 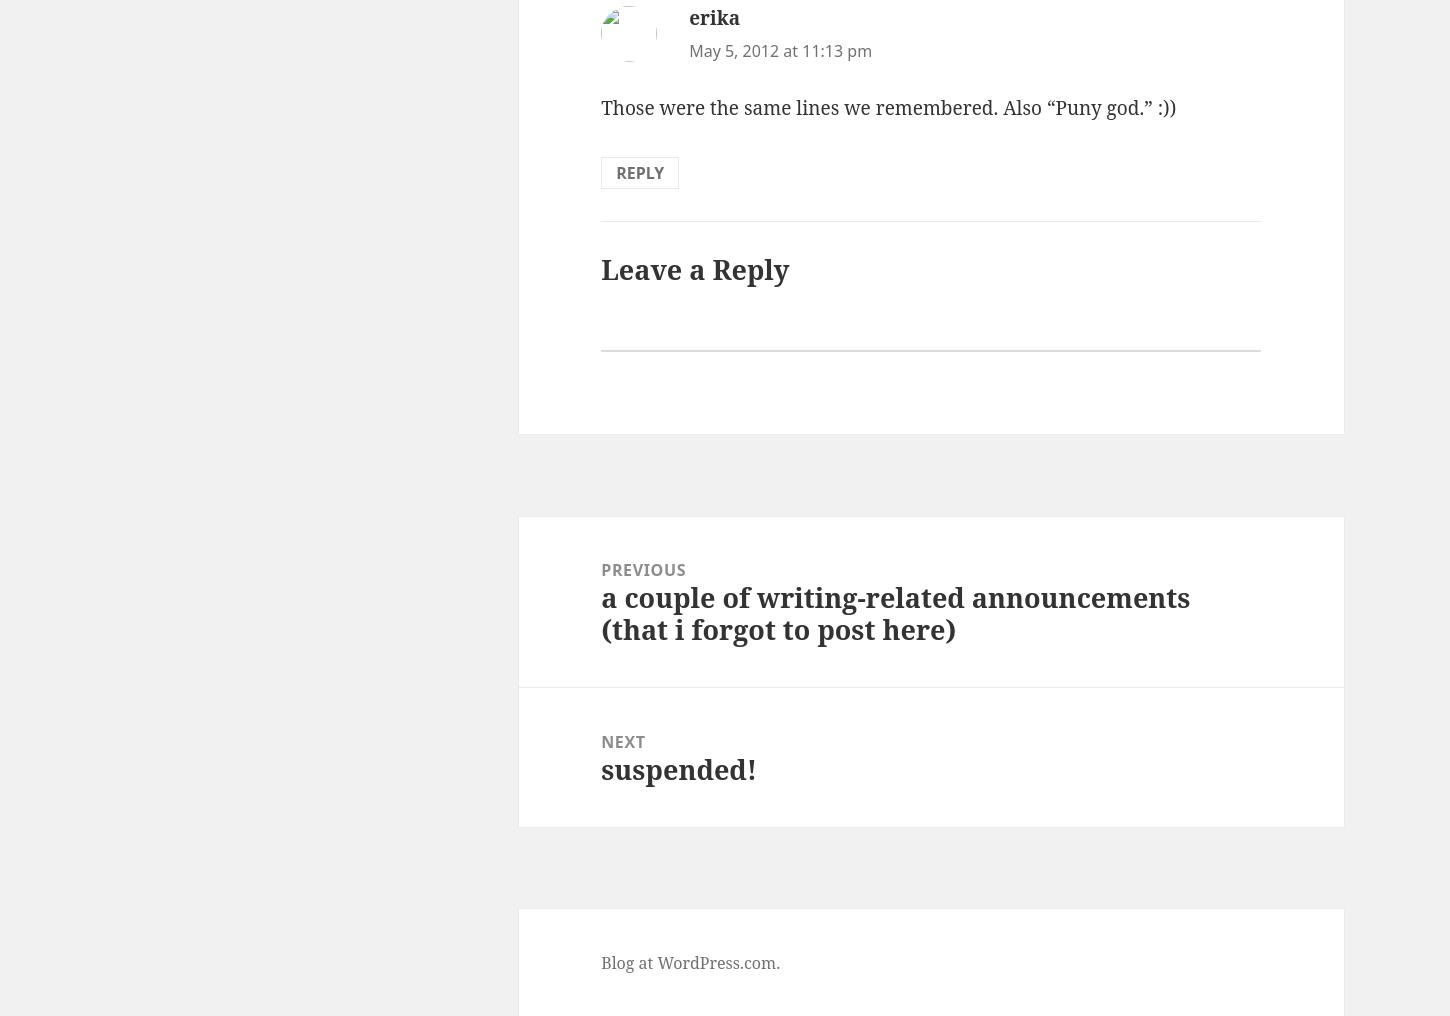 I want to click on 'Reply', so click(x=639, y=171).